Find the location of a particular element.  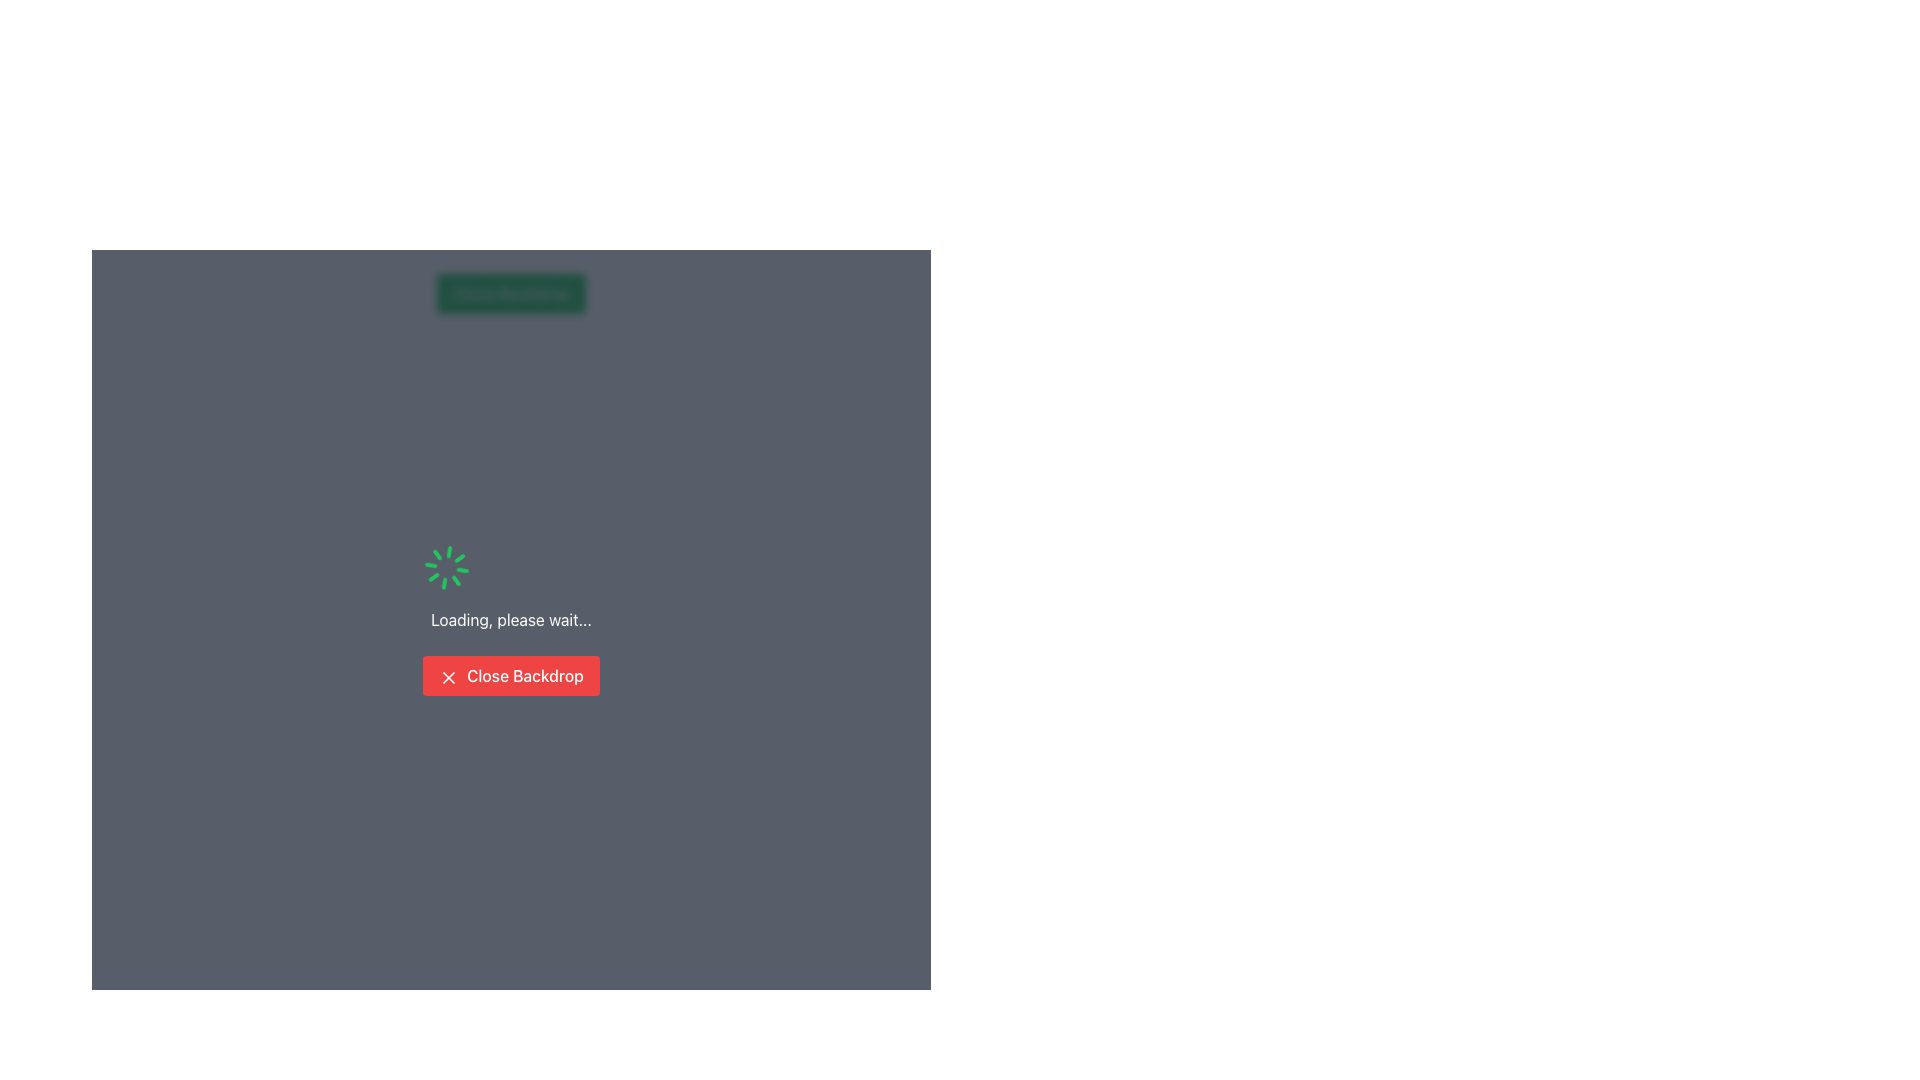

the close button at the top center of the modal dialog is located at coordinates (511, 293).